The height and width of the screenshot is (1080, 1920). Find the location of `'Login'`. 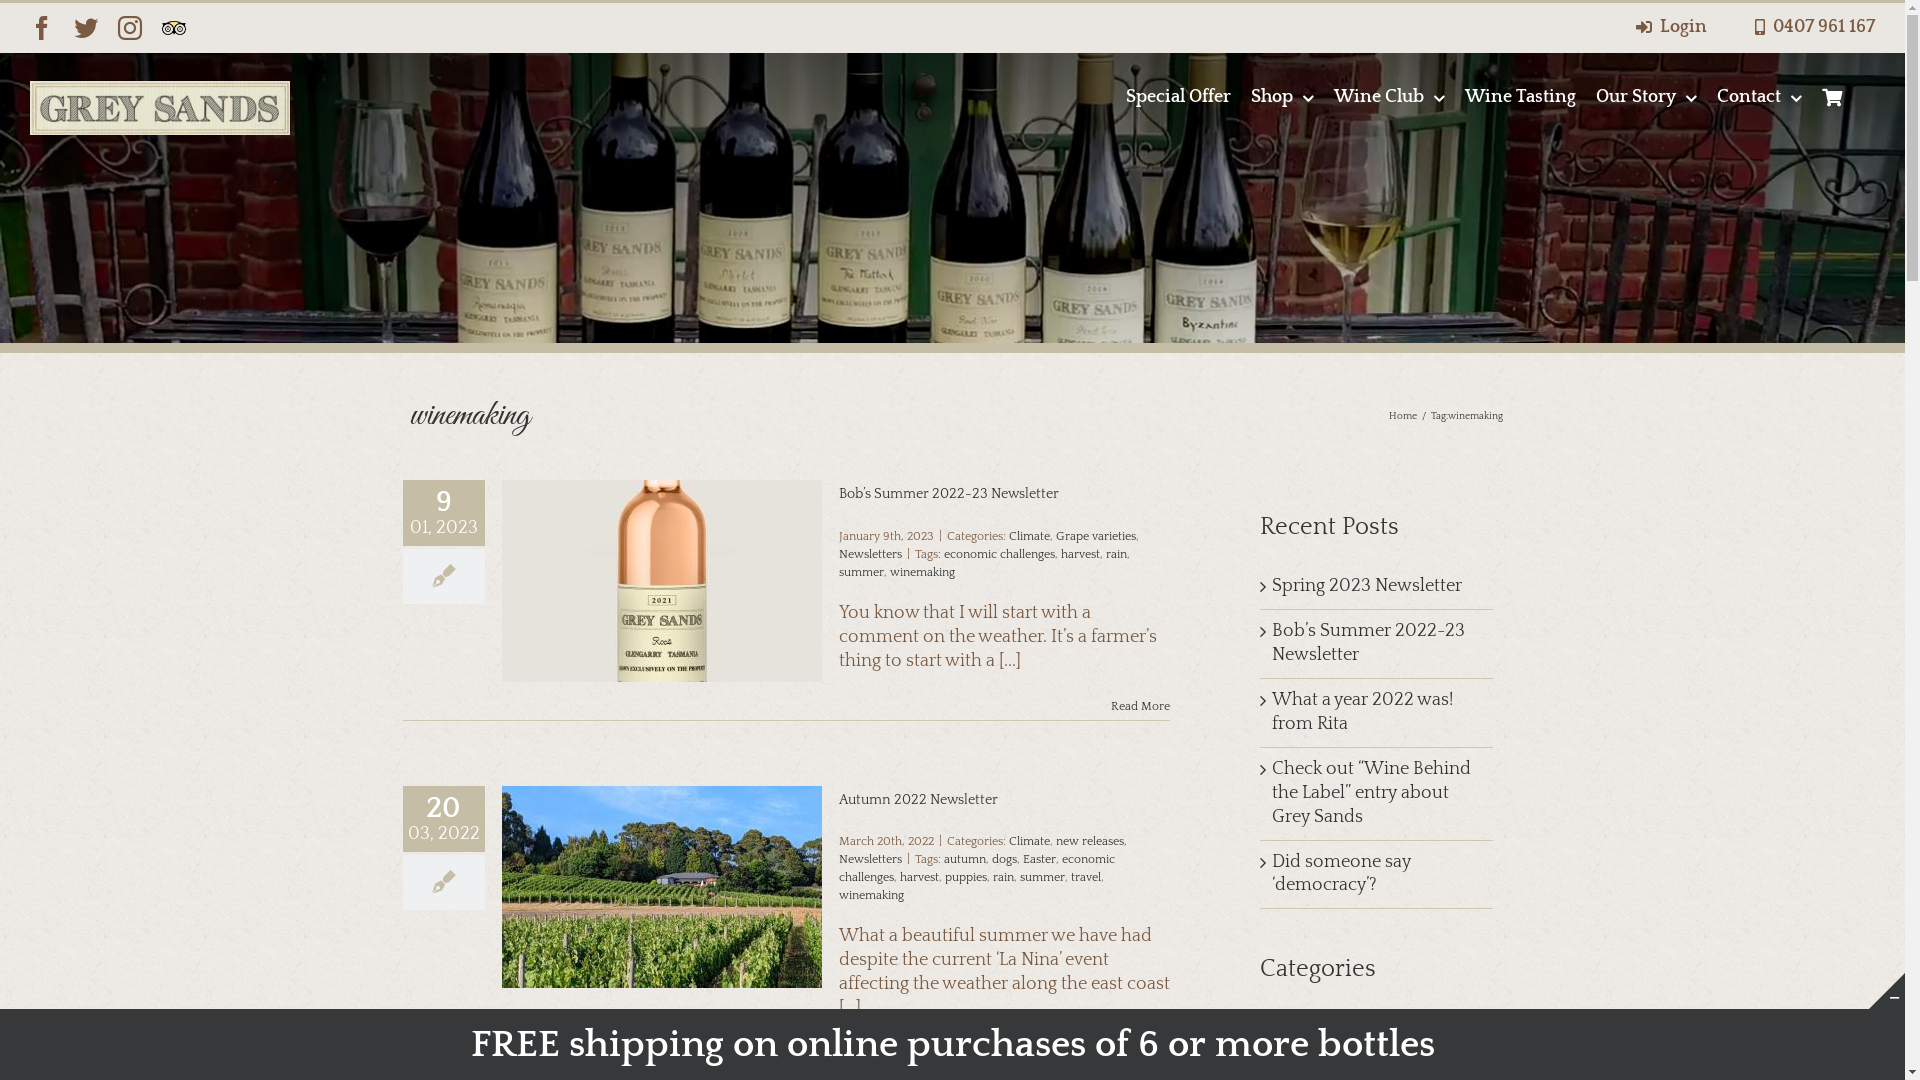

'Login' is located at coordinates (1627, 27).